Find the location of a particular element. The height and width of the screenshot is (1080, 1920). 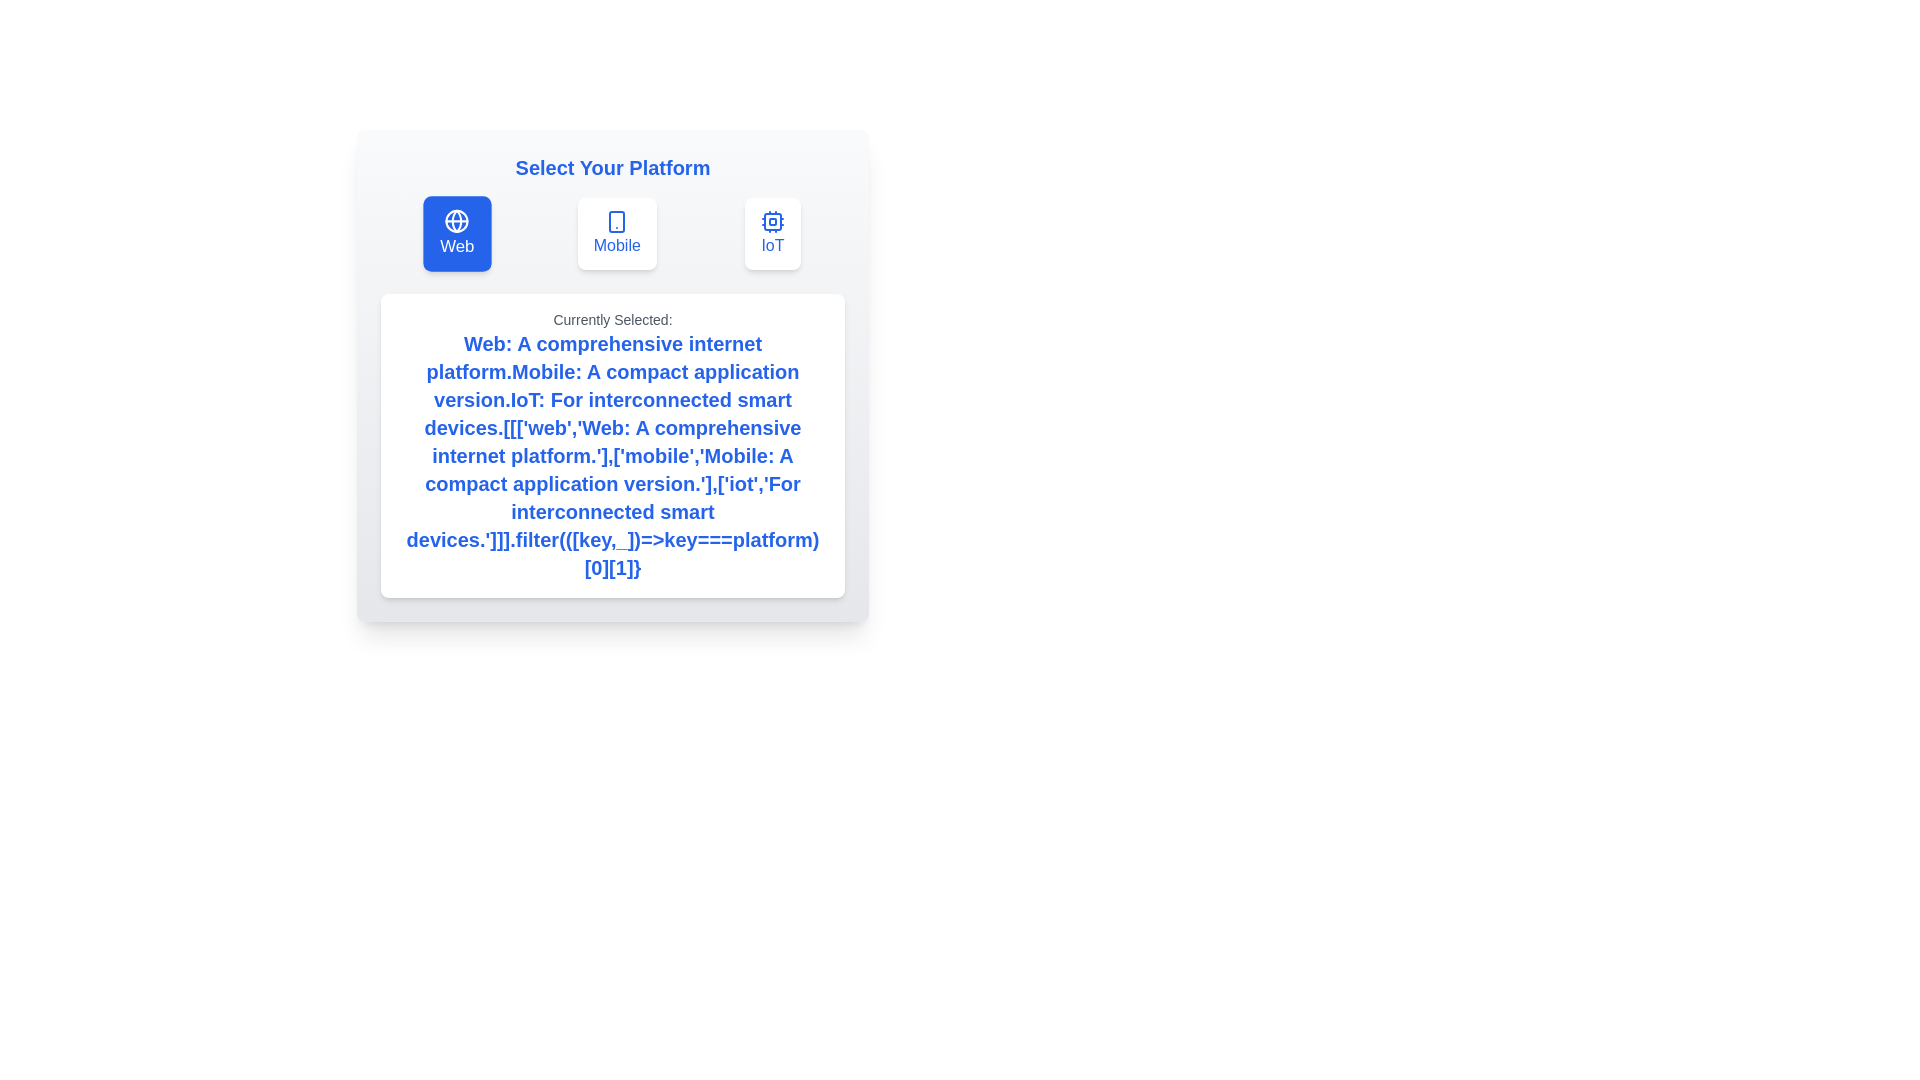

the button corresponding to the platform IoT to select it is located at coordinates (771, 233).